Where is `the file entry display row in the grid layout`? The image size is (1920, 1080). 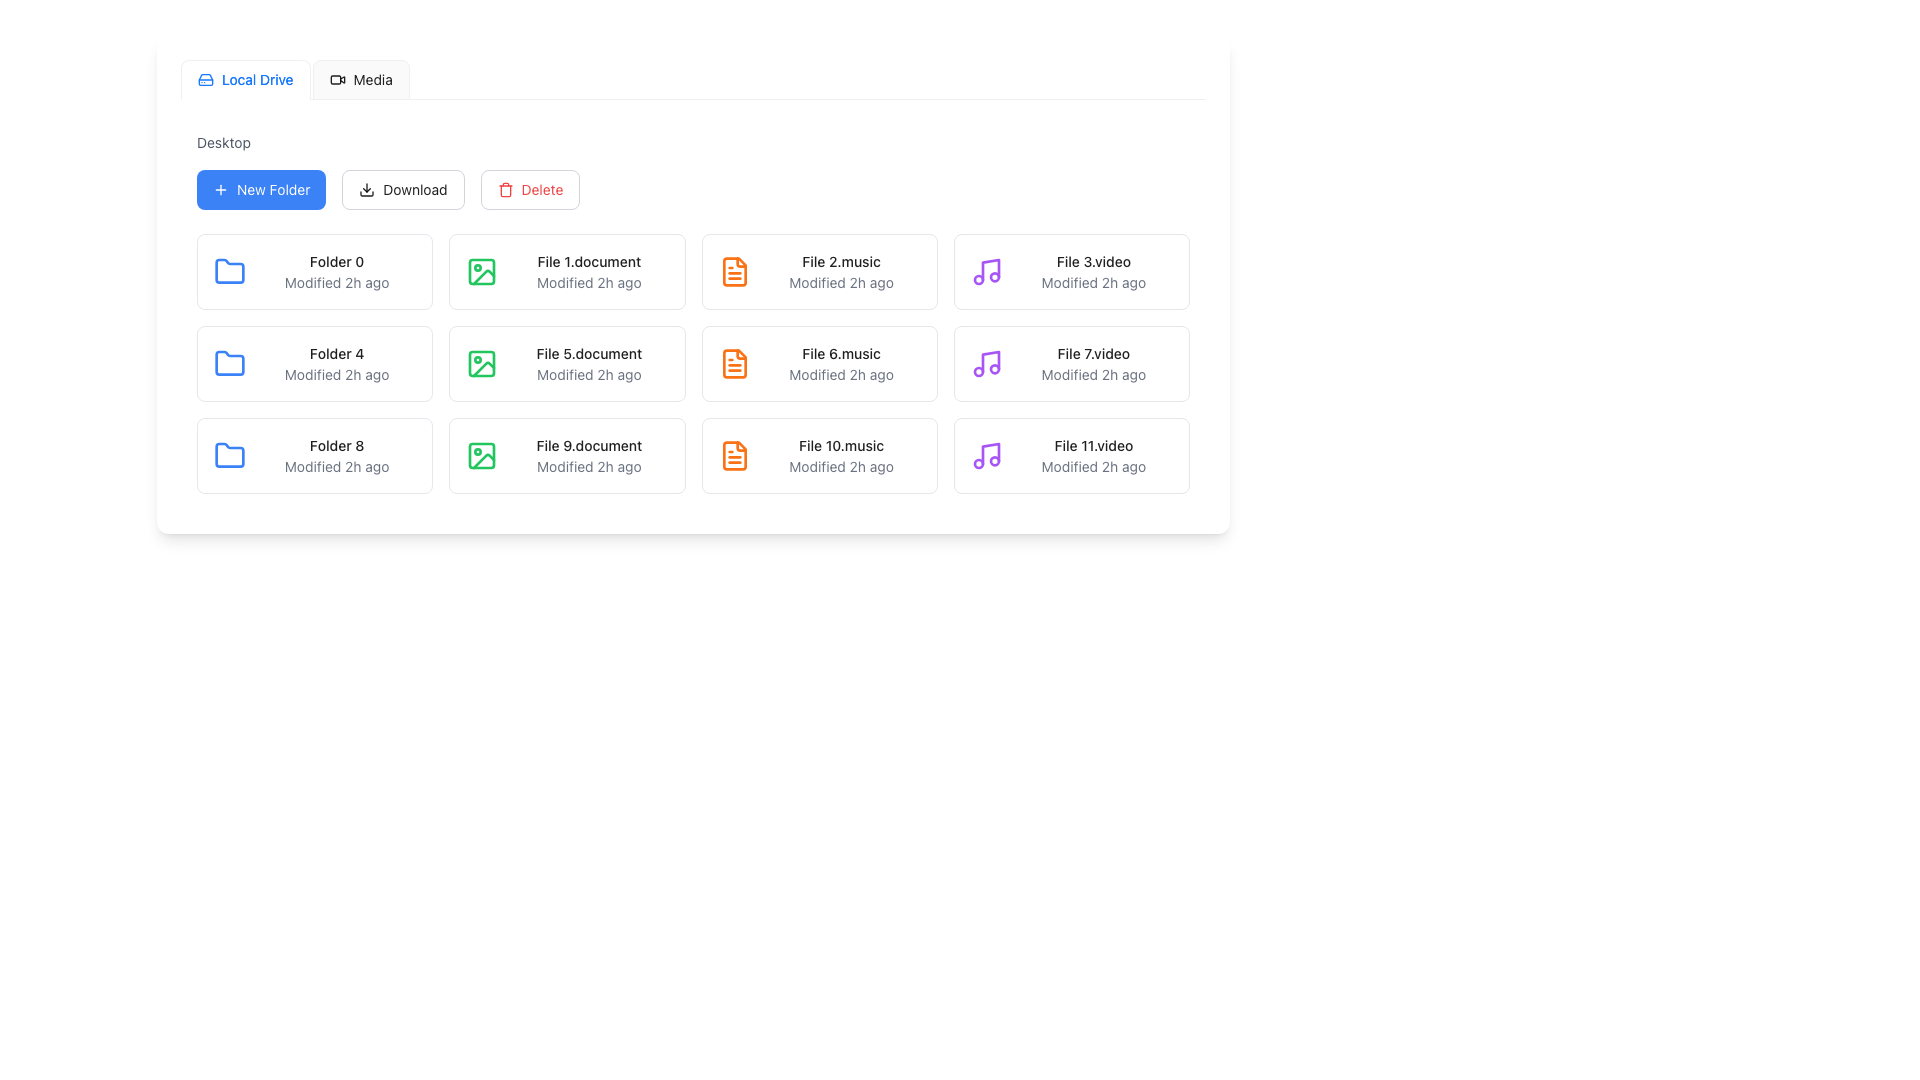
the file entry display row in the grid layout is located at coordinates (819, 272).